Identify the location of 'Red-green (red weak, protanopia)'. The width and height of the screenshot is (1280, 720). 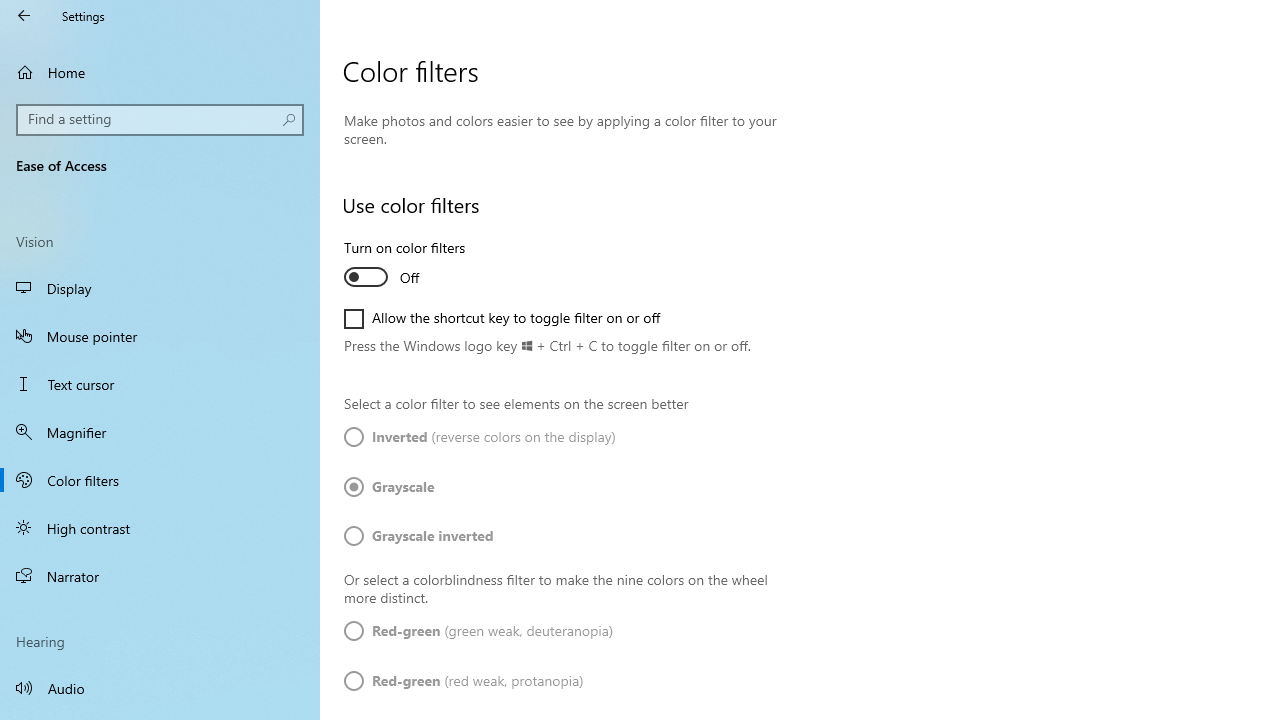
(463, 680).